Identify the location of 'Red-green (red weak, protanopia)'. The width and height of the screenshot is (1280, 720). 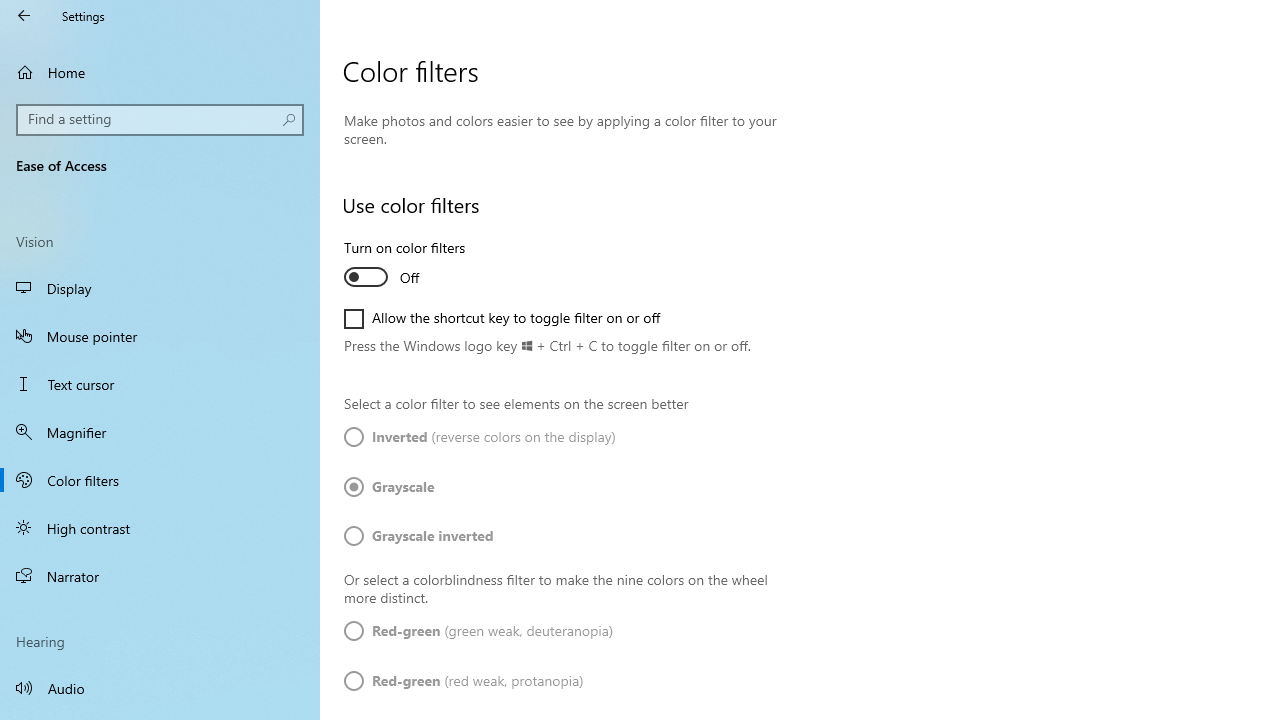
(463, 680).